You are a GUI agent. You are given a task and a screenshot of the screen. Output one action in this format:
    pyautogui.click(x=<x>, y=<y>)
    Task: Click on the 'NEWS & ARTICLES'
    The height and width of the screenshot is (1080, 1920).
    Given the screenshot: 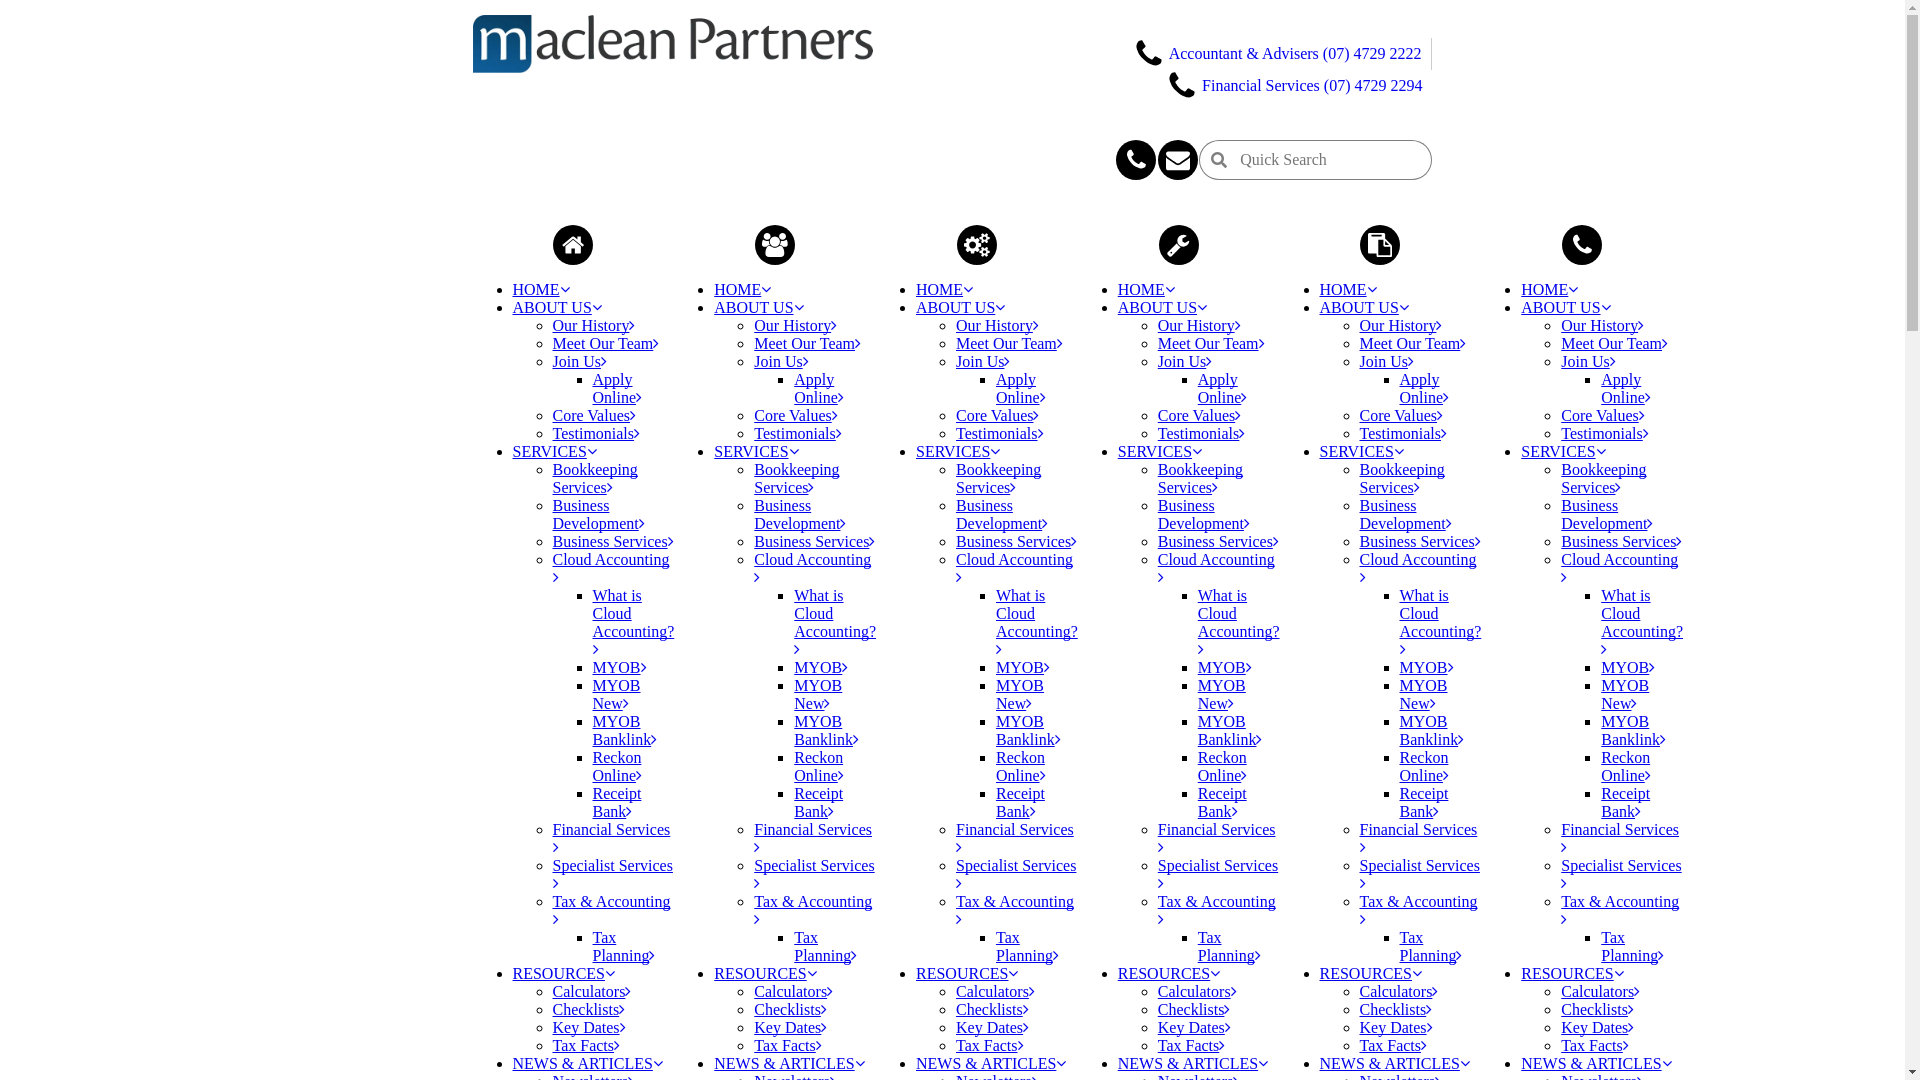 What is the action you would take?
    pyautogui.click(x=1394, y=1062)
    